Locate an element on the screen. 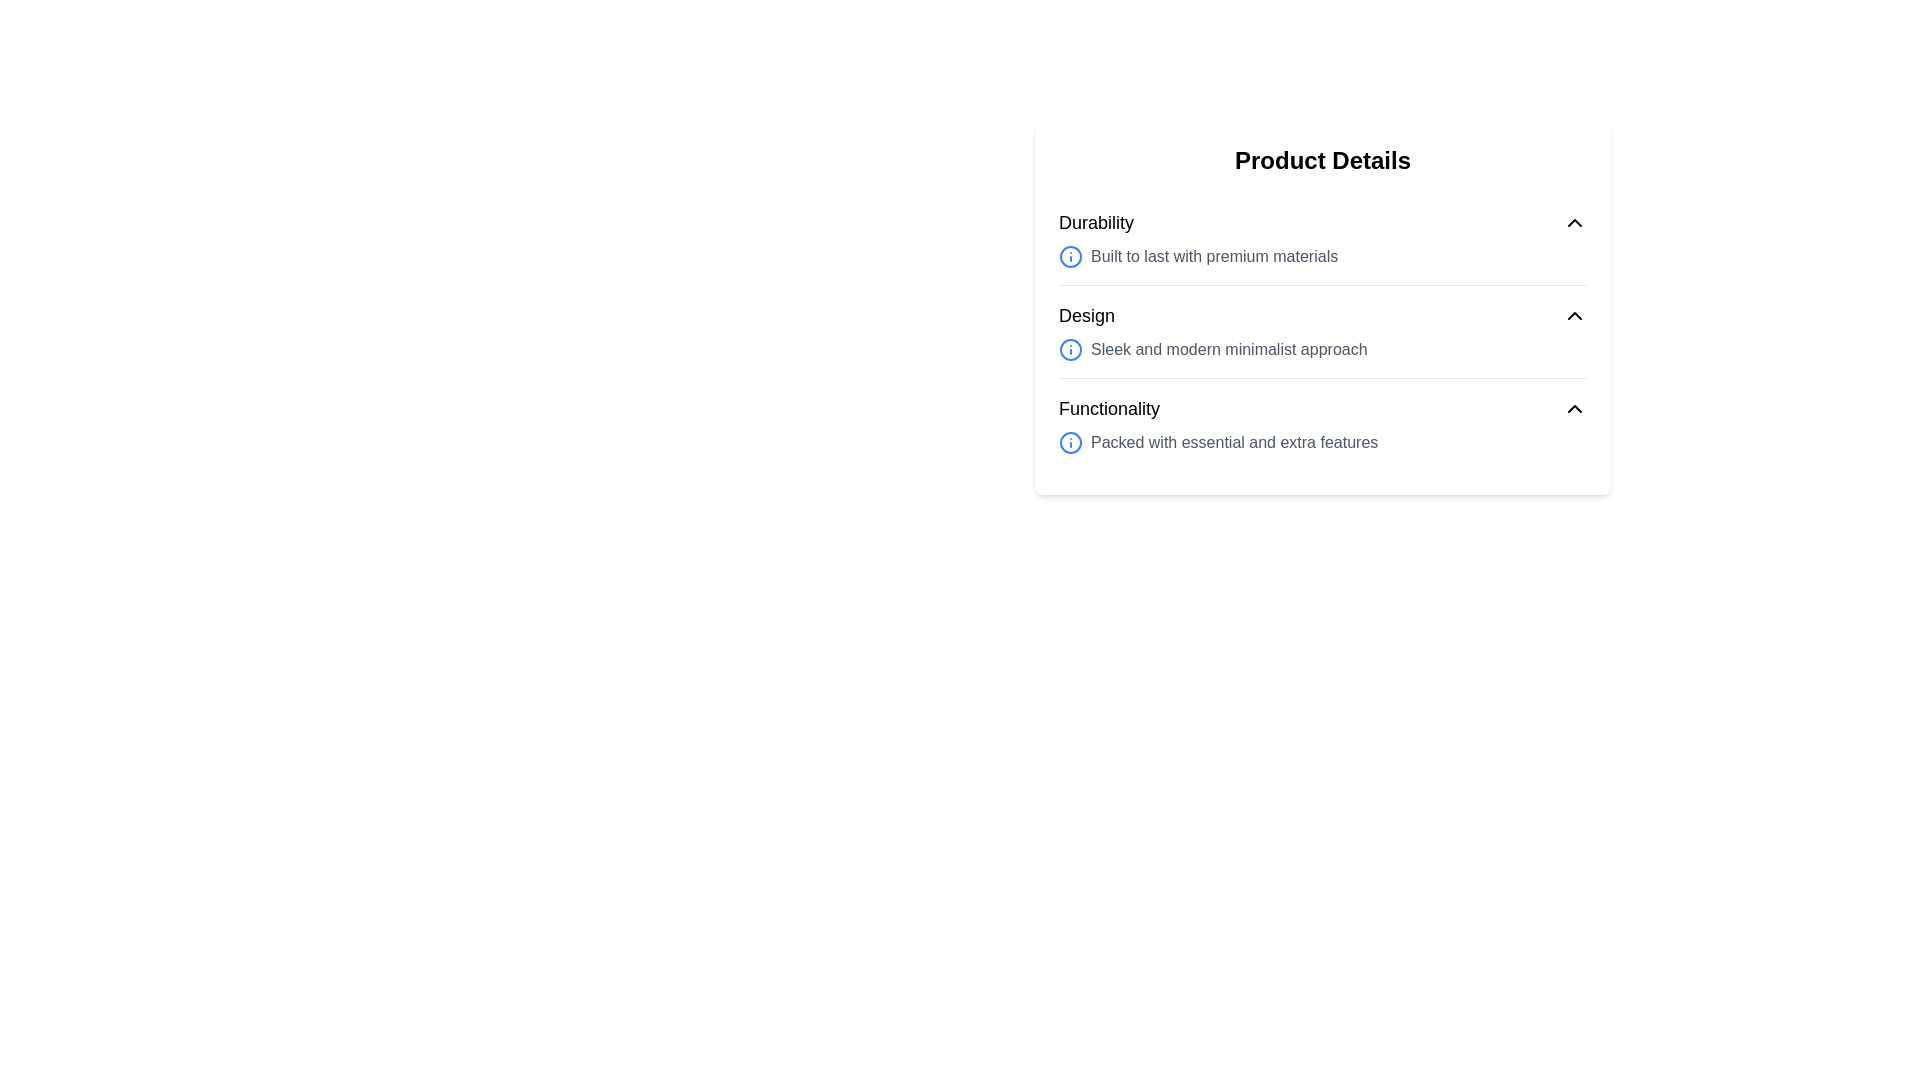 The height and width of the screenshot is (1080, 1920). the information icon next to the text "Sleek and modern minimalist approach" located under the "Design" section is located at coordinates (1323, 349).